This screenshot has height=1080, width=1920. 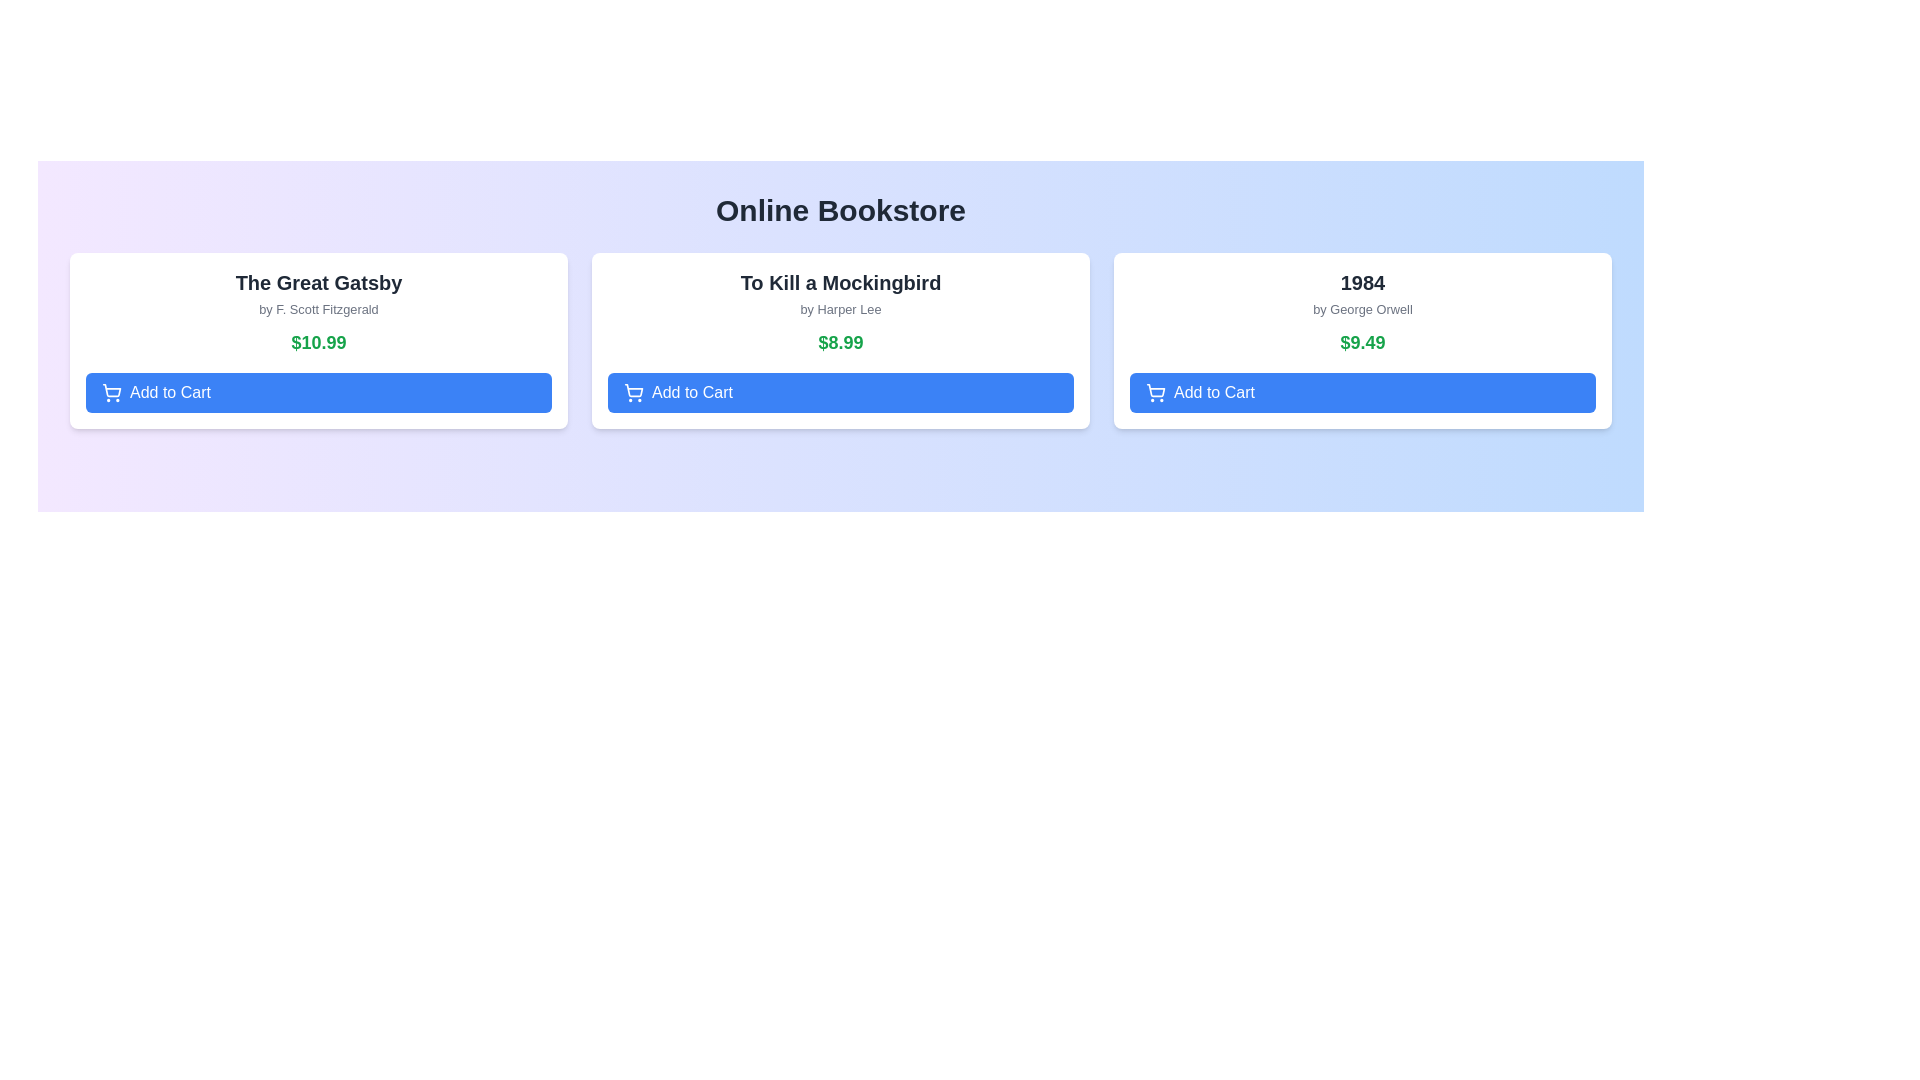 I want to click on the text label indicating the author of the book 'The Great Gatsby', located directly under the title and above the price text '$10.99' in the leftmost book card, so click(x=317, y=309).